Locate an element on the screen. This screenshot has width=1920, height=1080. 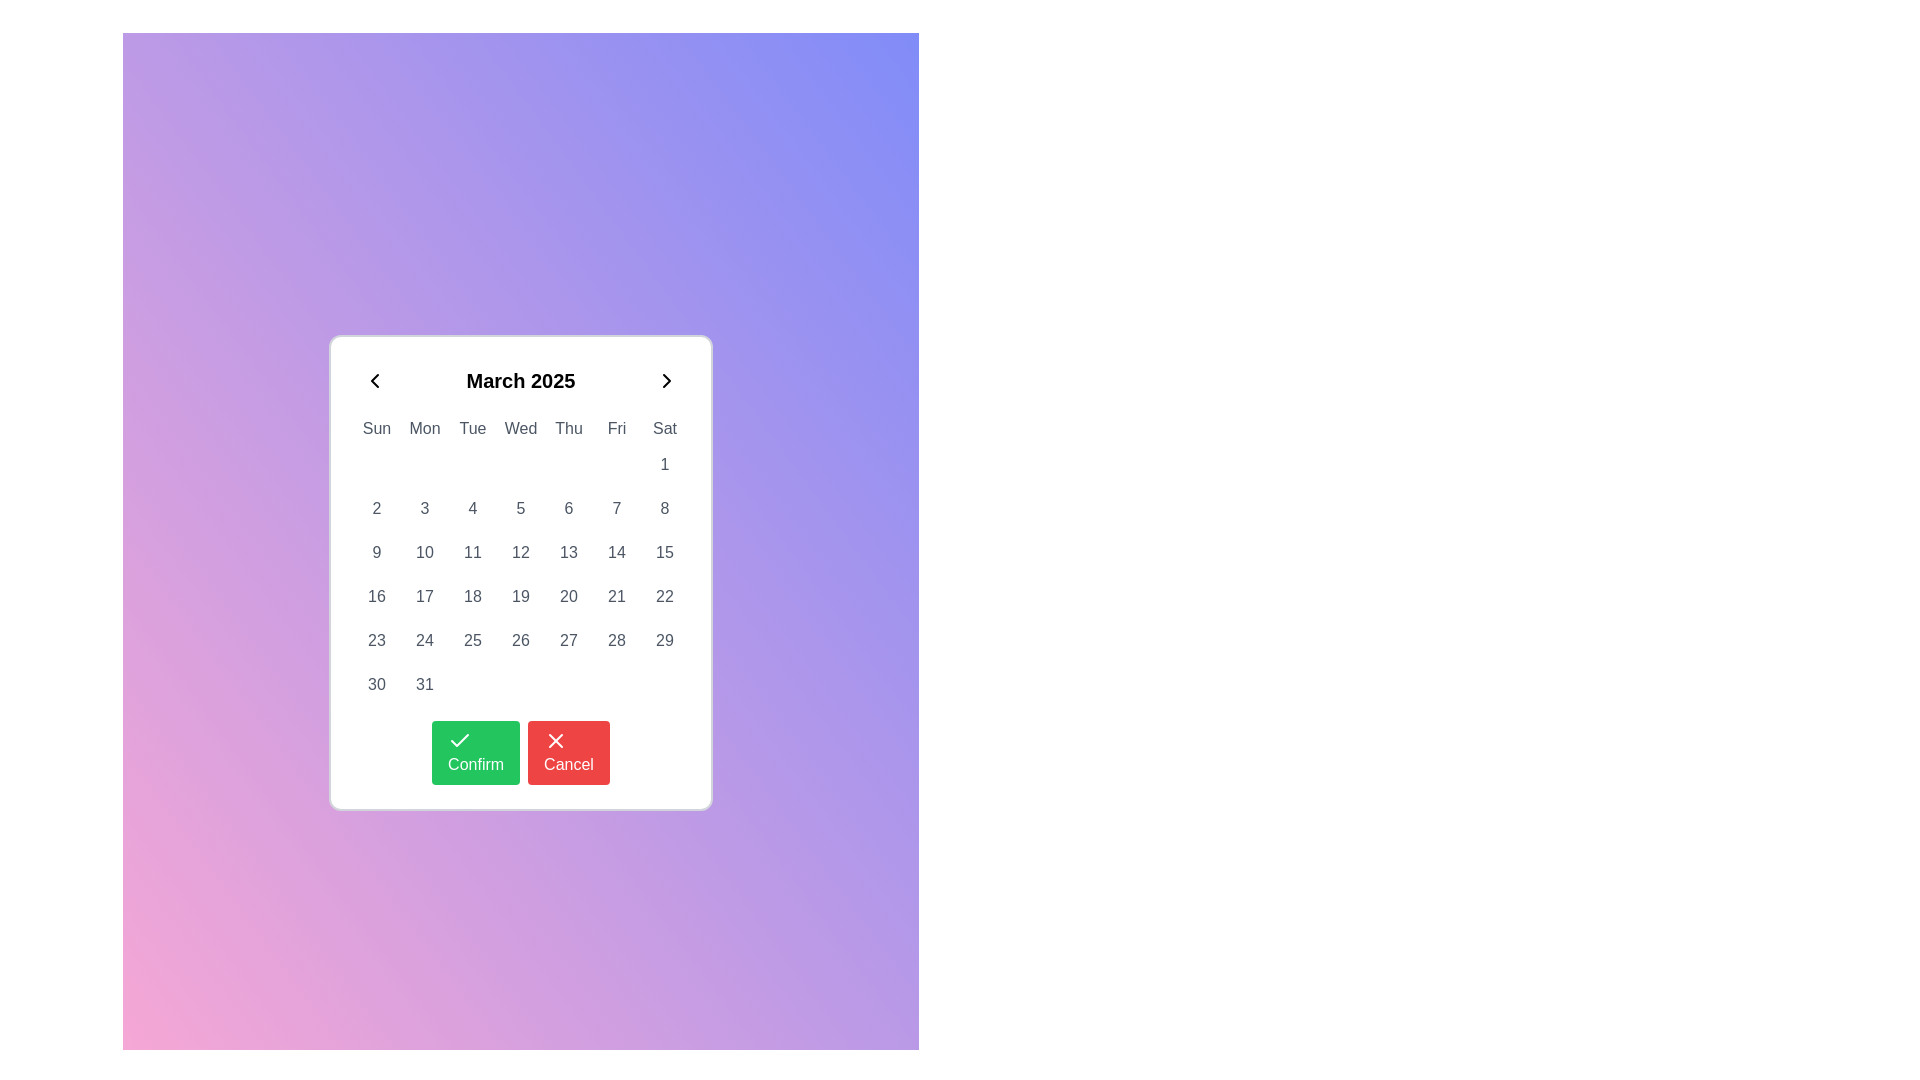
the button representing the 20th day of the month in the calendar is located at coordinates (568, 596).